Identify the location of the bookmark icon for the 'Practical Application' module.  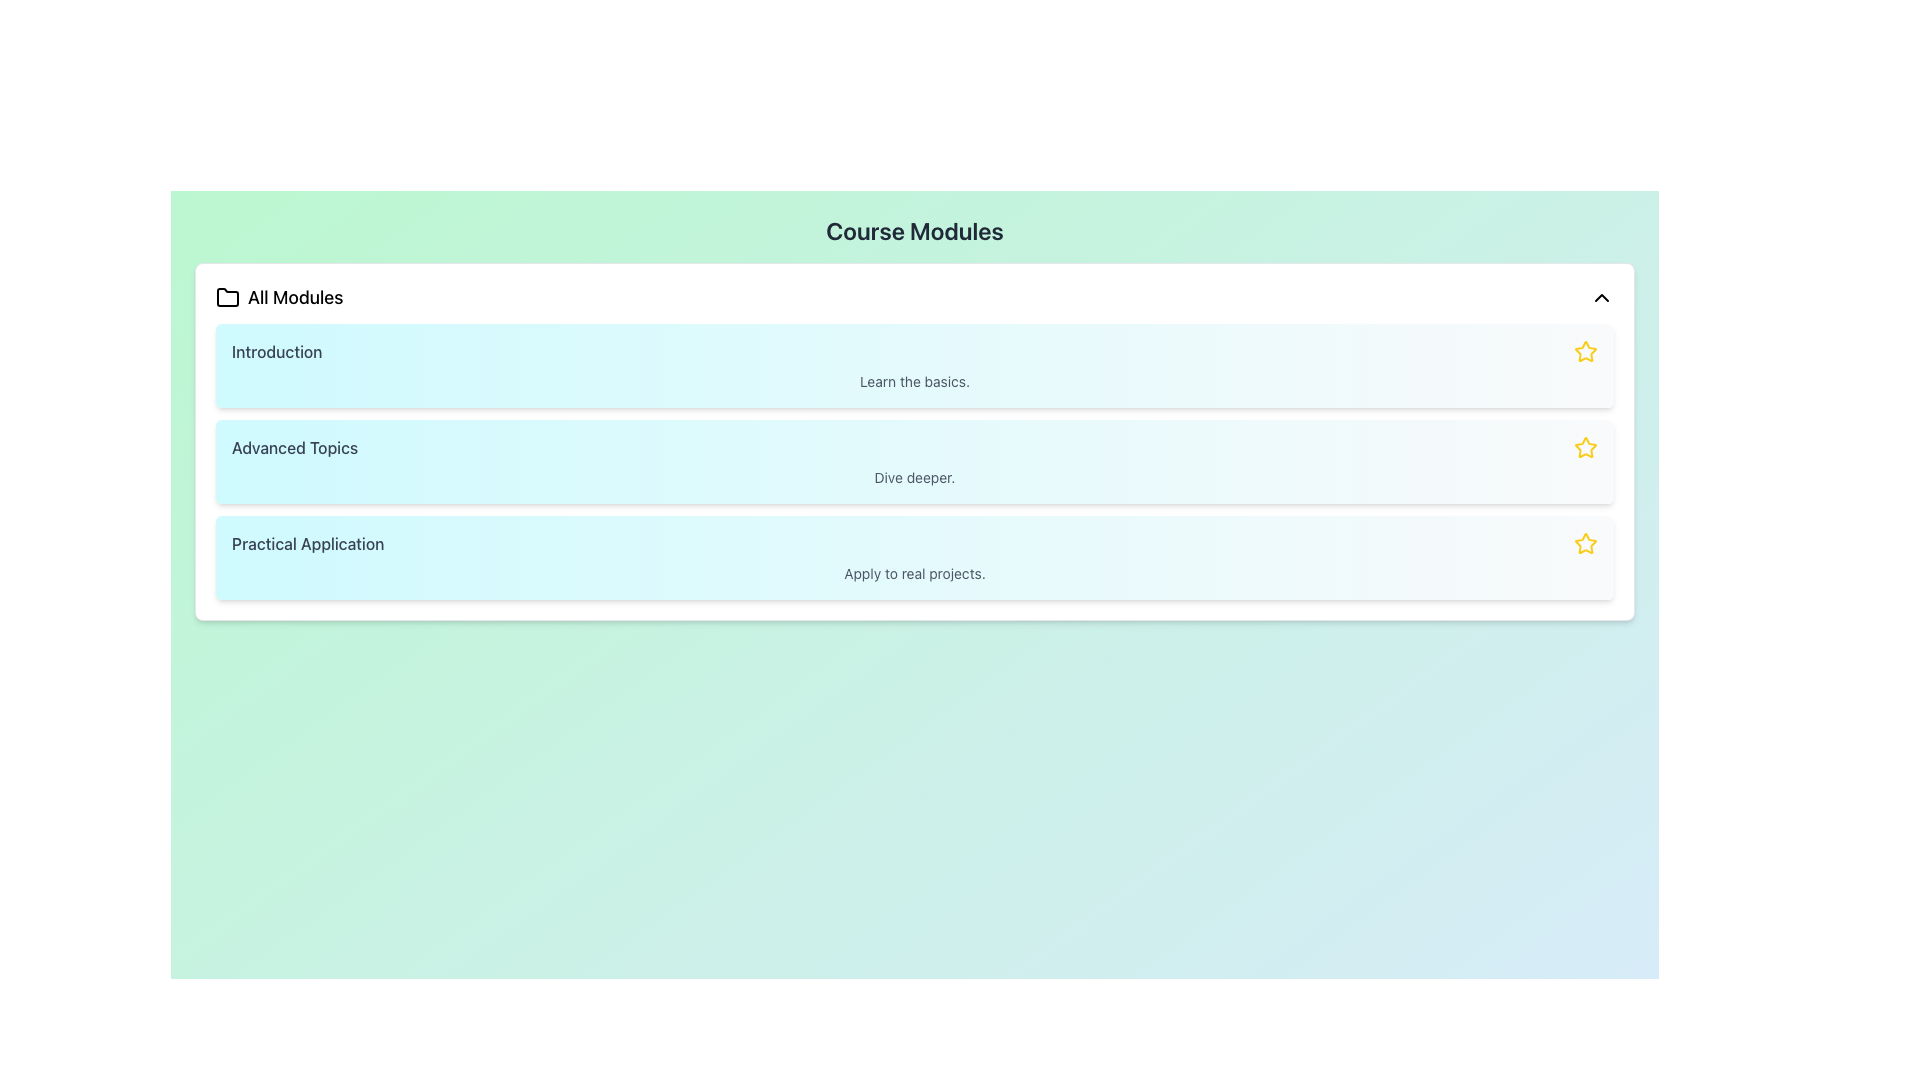
(1584, 446).